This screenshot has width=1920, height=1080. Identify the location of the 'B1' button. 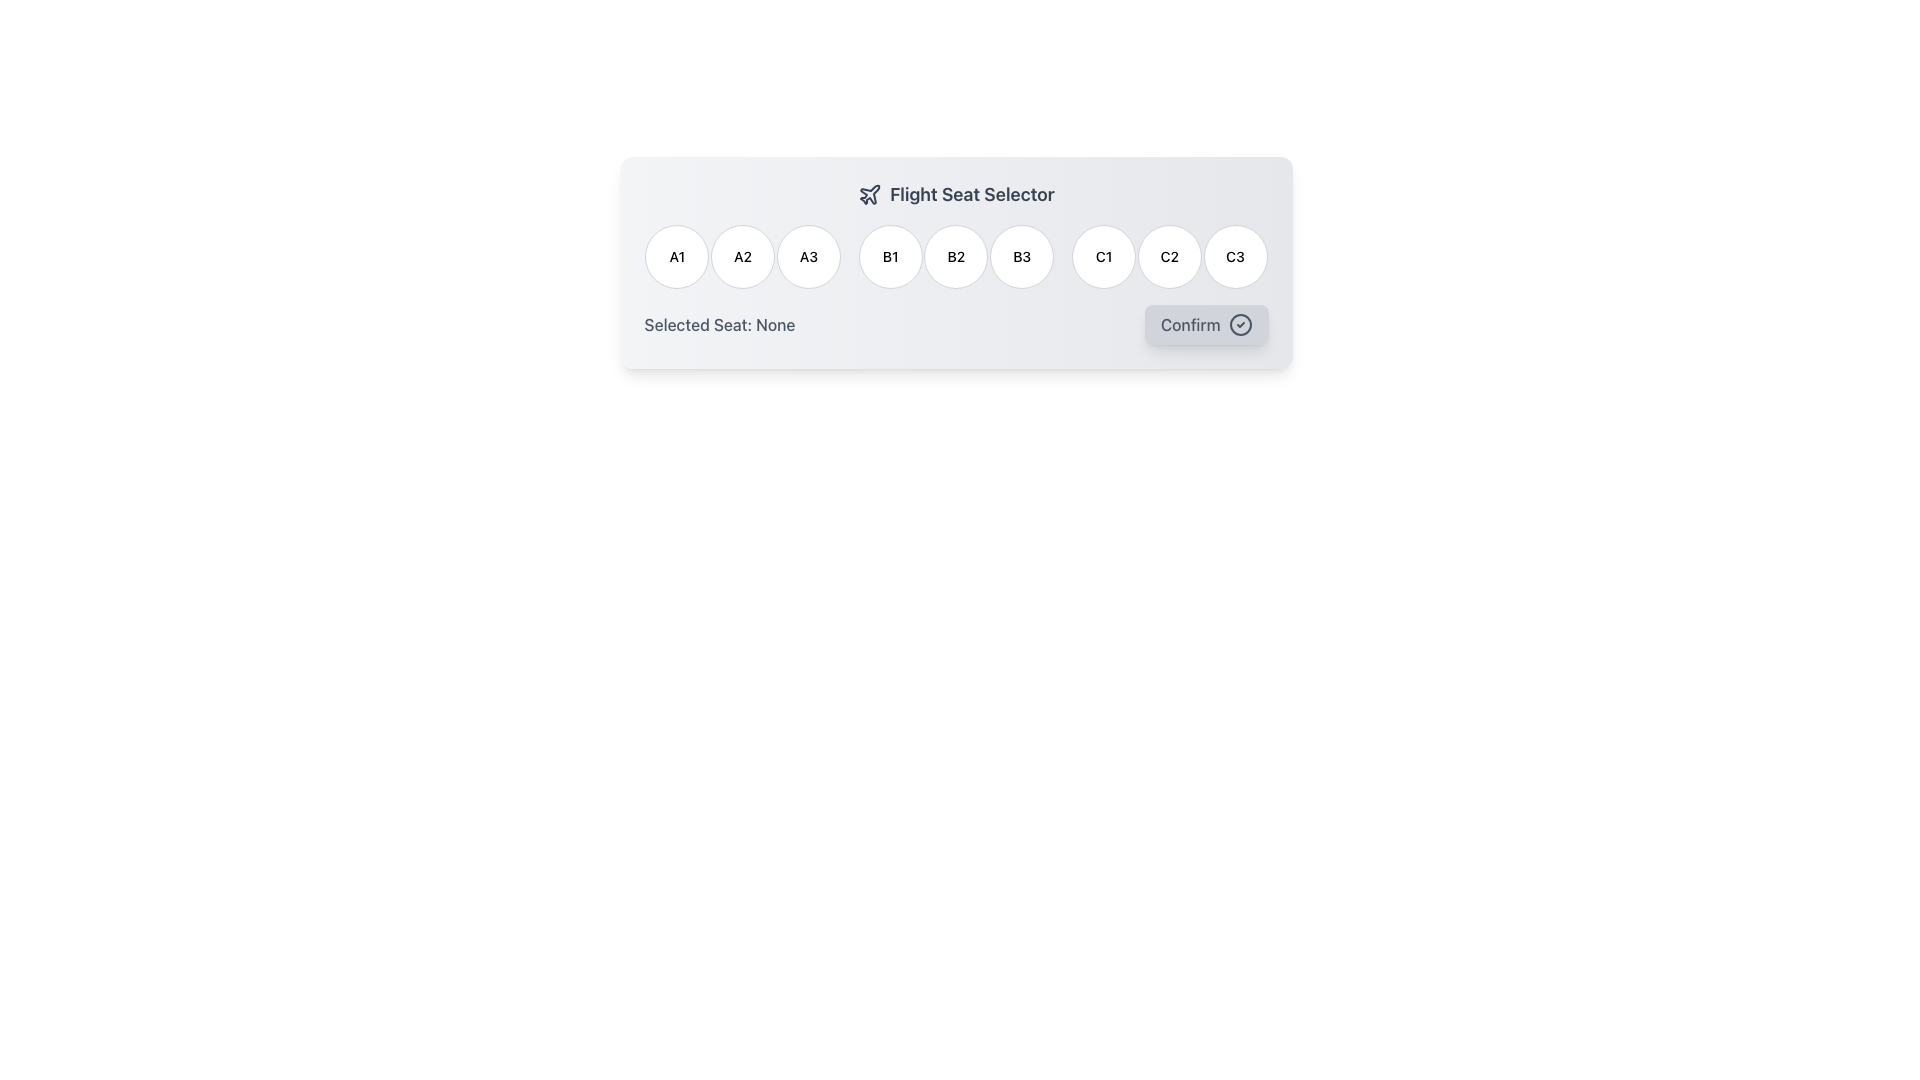
(889, 256).